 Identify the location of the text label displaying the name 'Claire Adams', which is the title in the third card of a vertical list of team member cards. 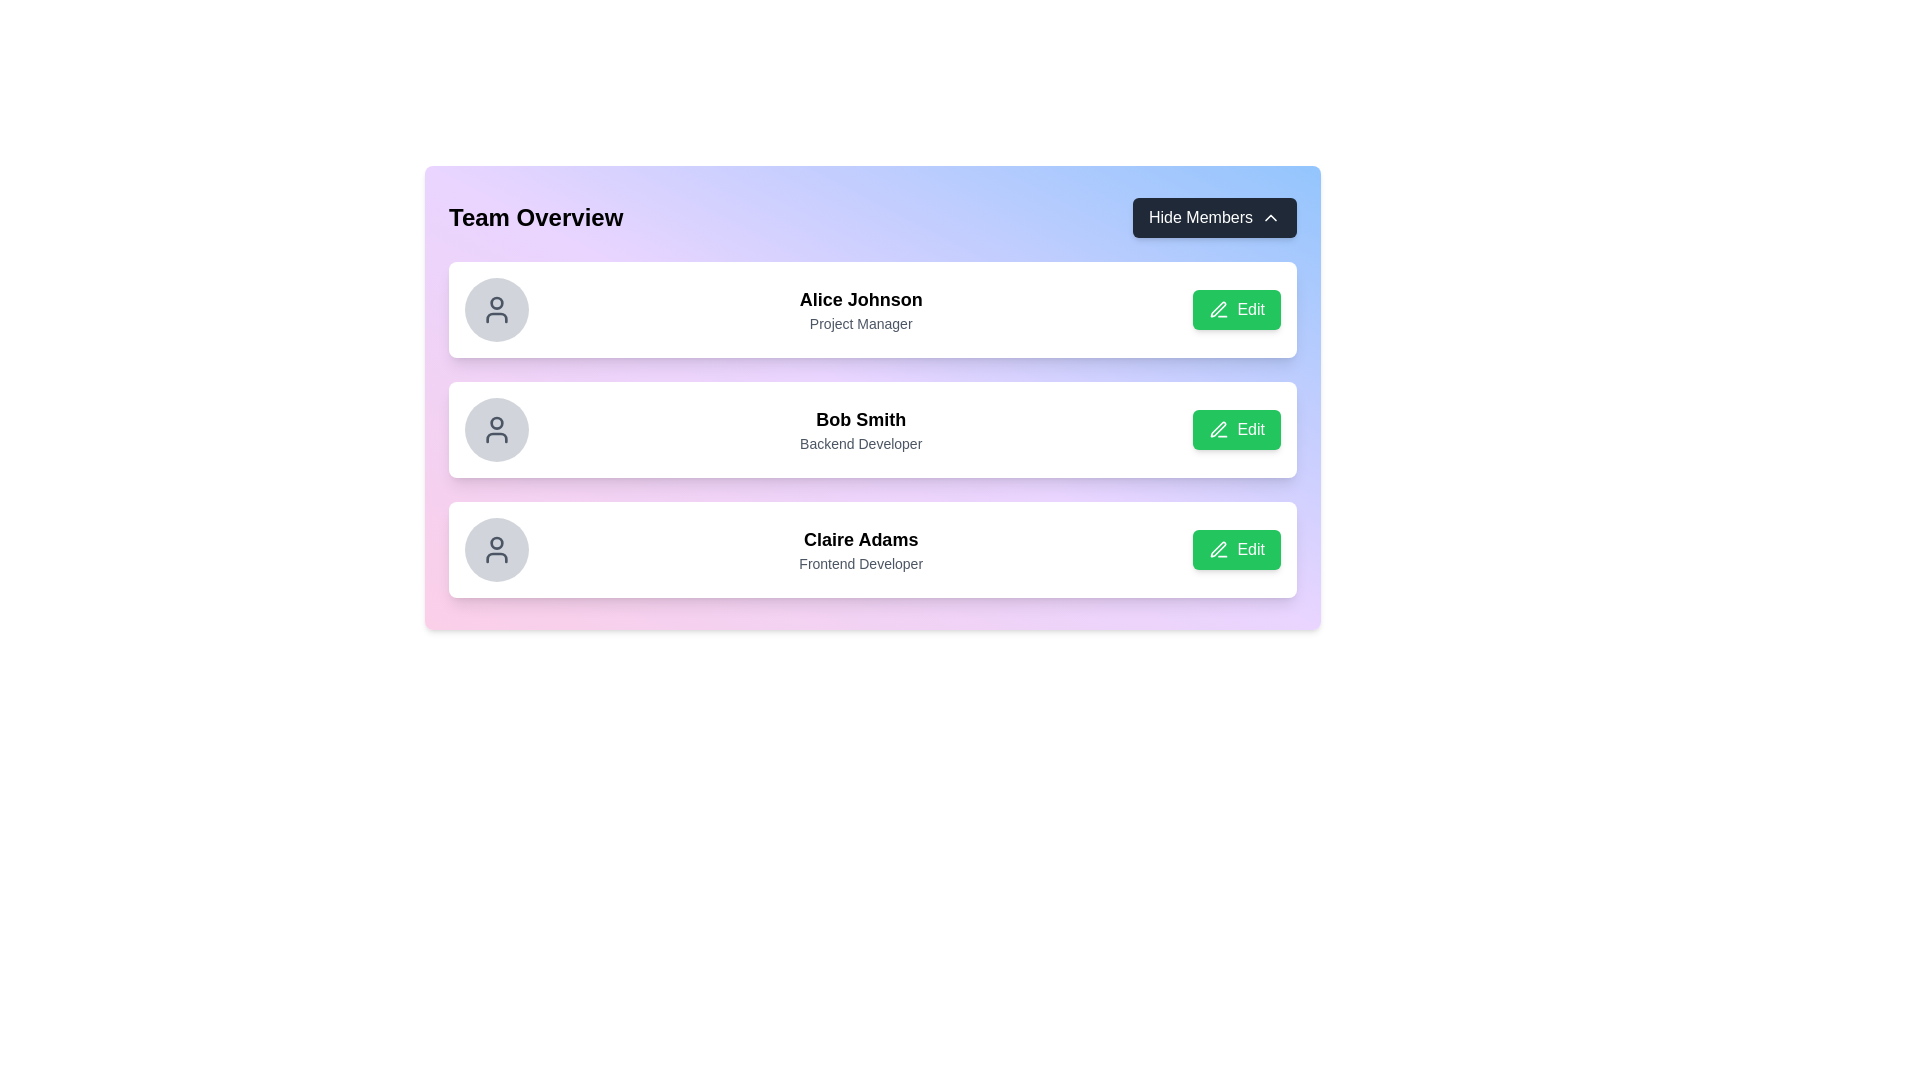
(861, 540).